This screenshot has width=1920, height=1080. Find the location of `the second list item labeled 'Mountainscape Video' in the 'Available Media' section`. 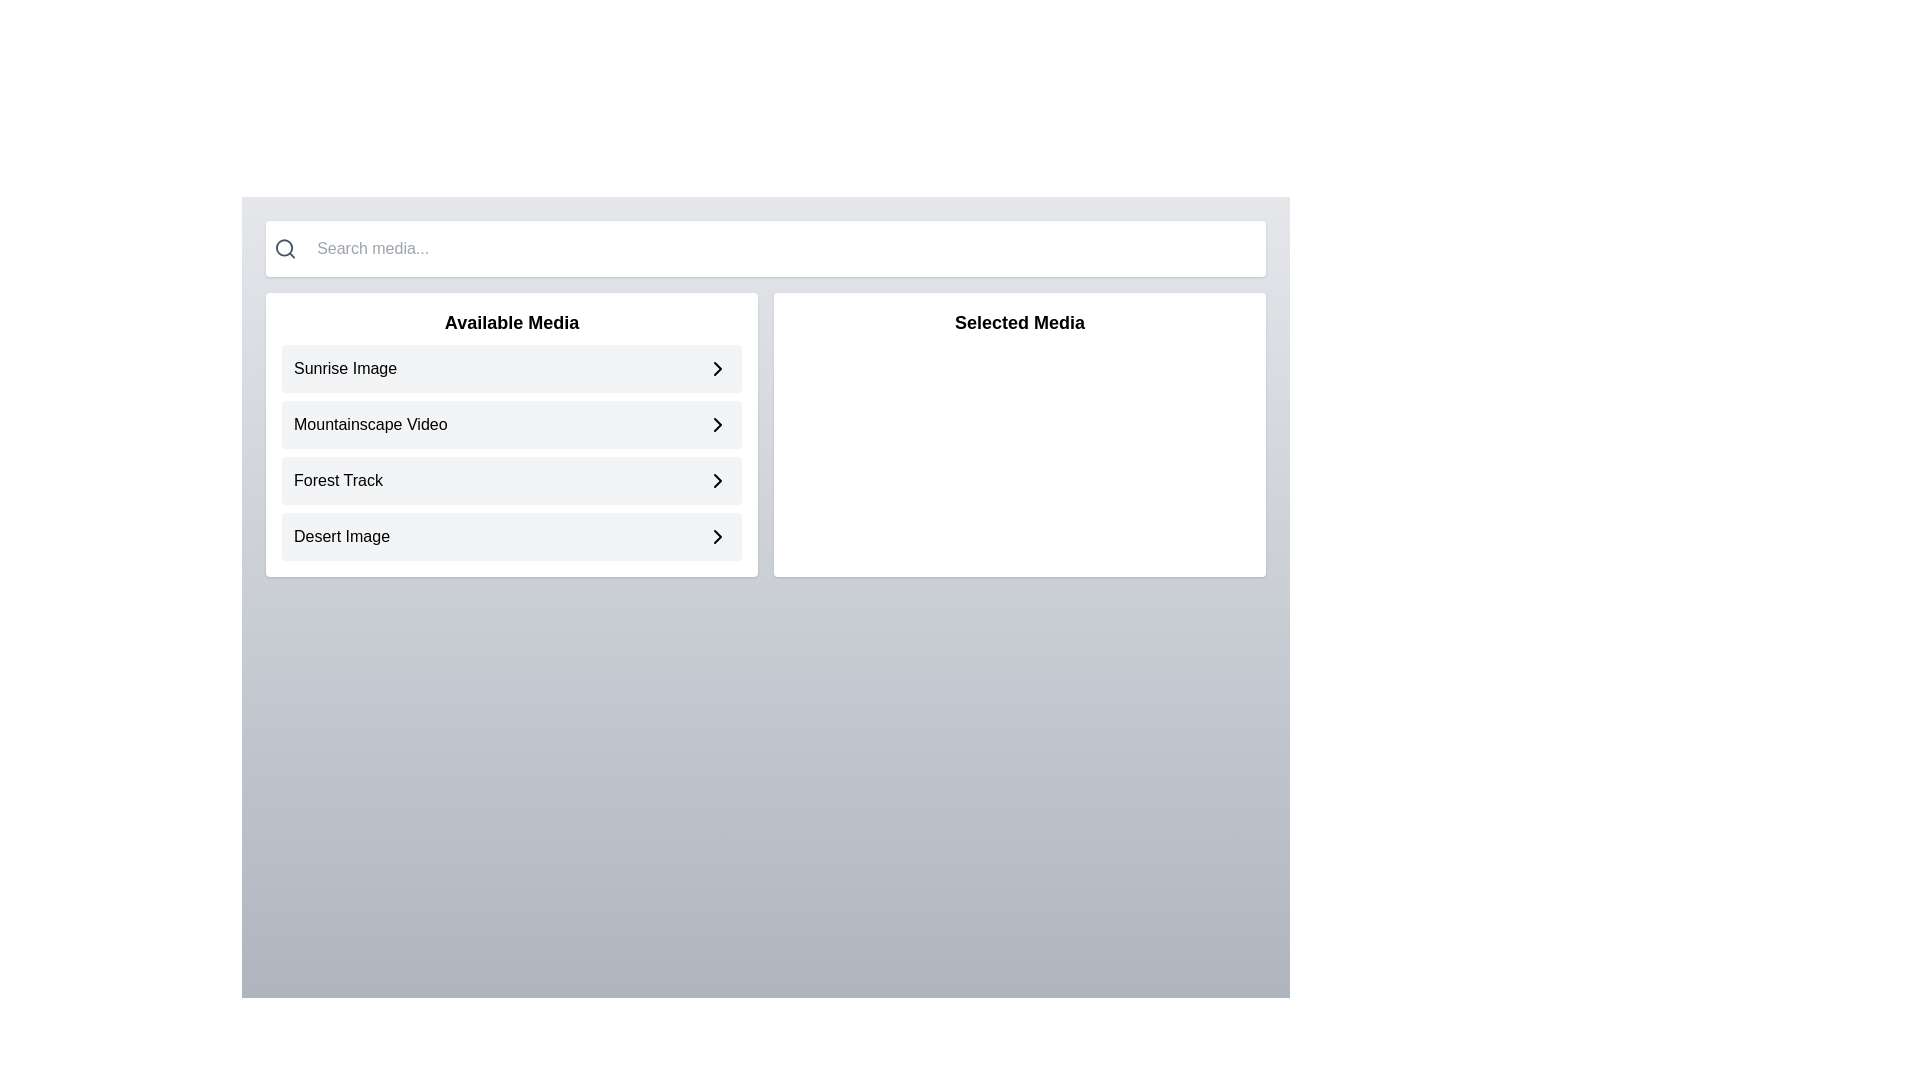

the second list item labeled 'Mountainscape Video' in the 'Available Media' section is located at coordinates (512, 423).